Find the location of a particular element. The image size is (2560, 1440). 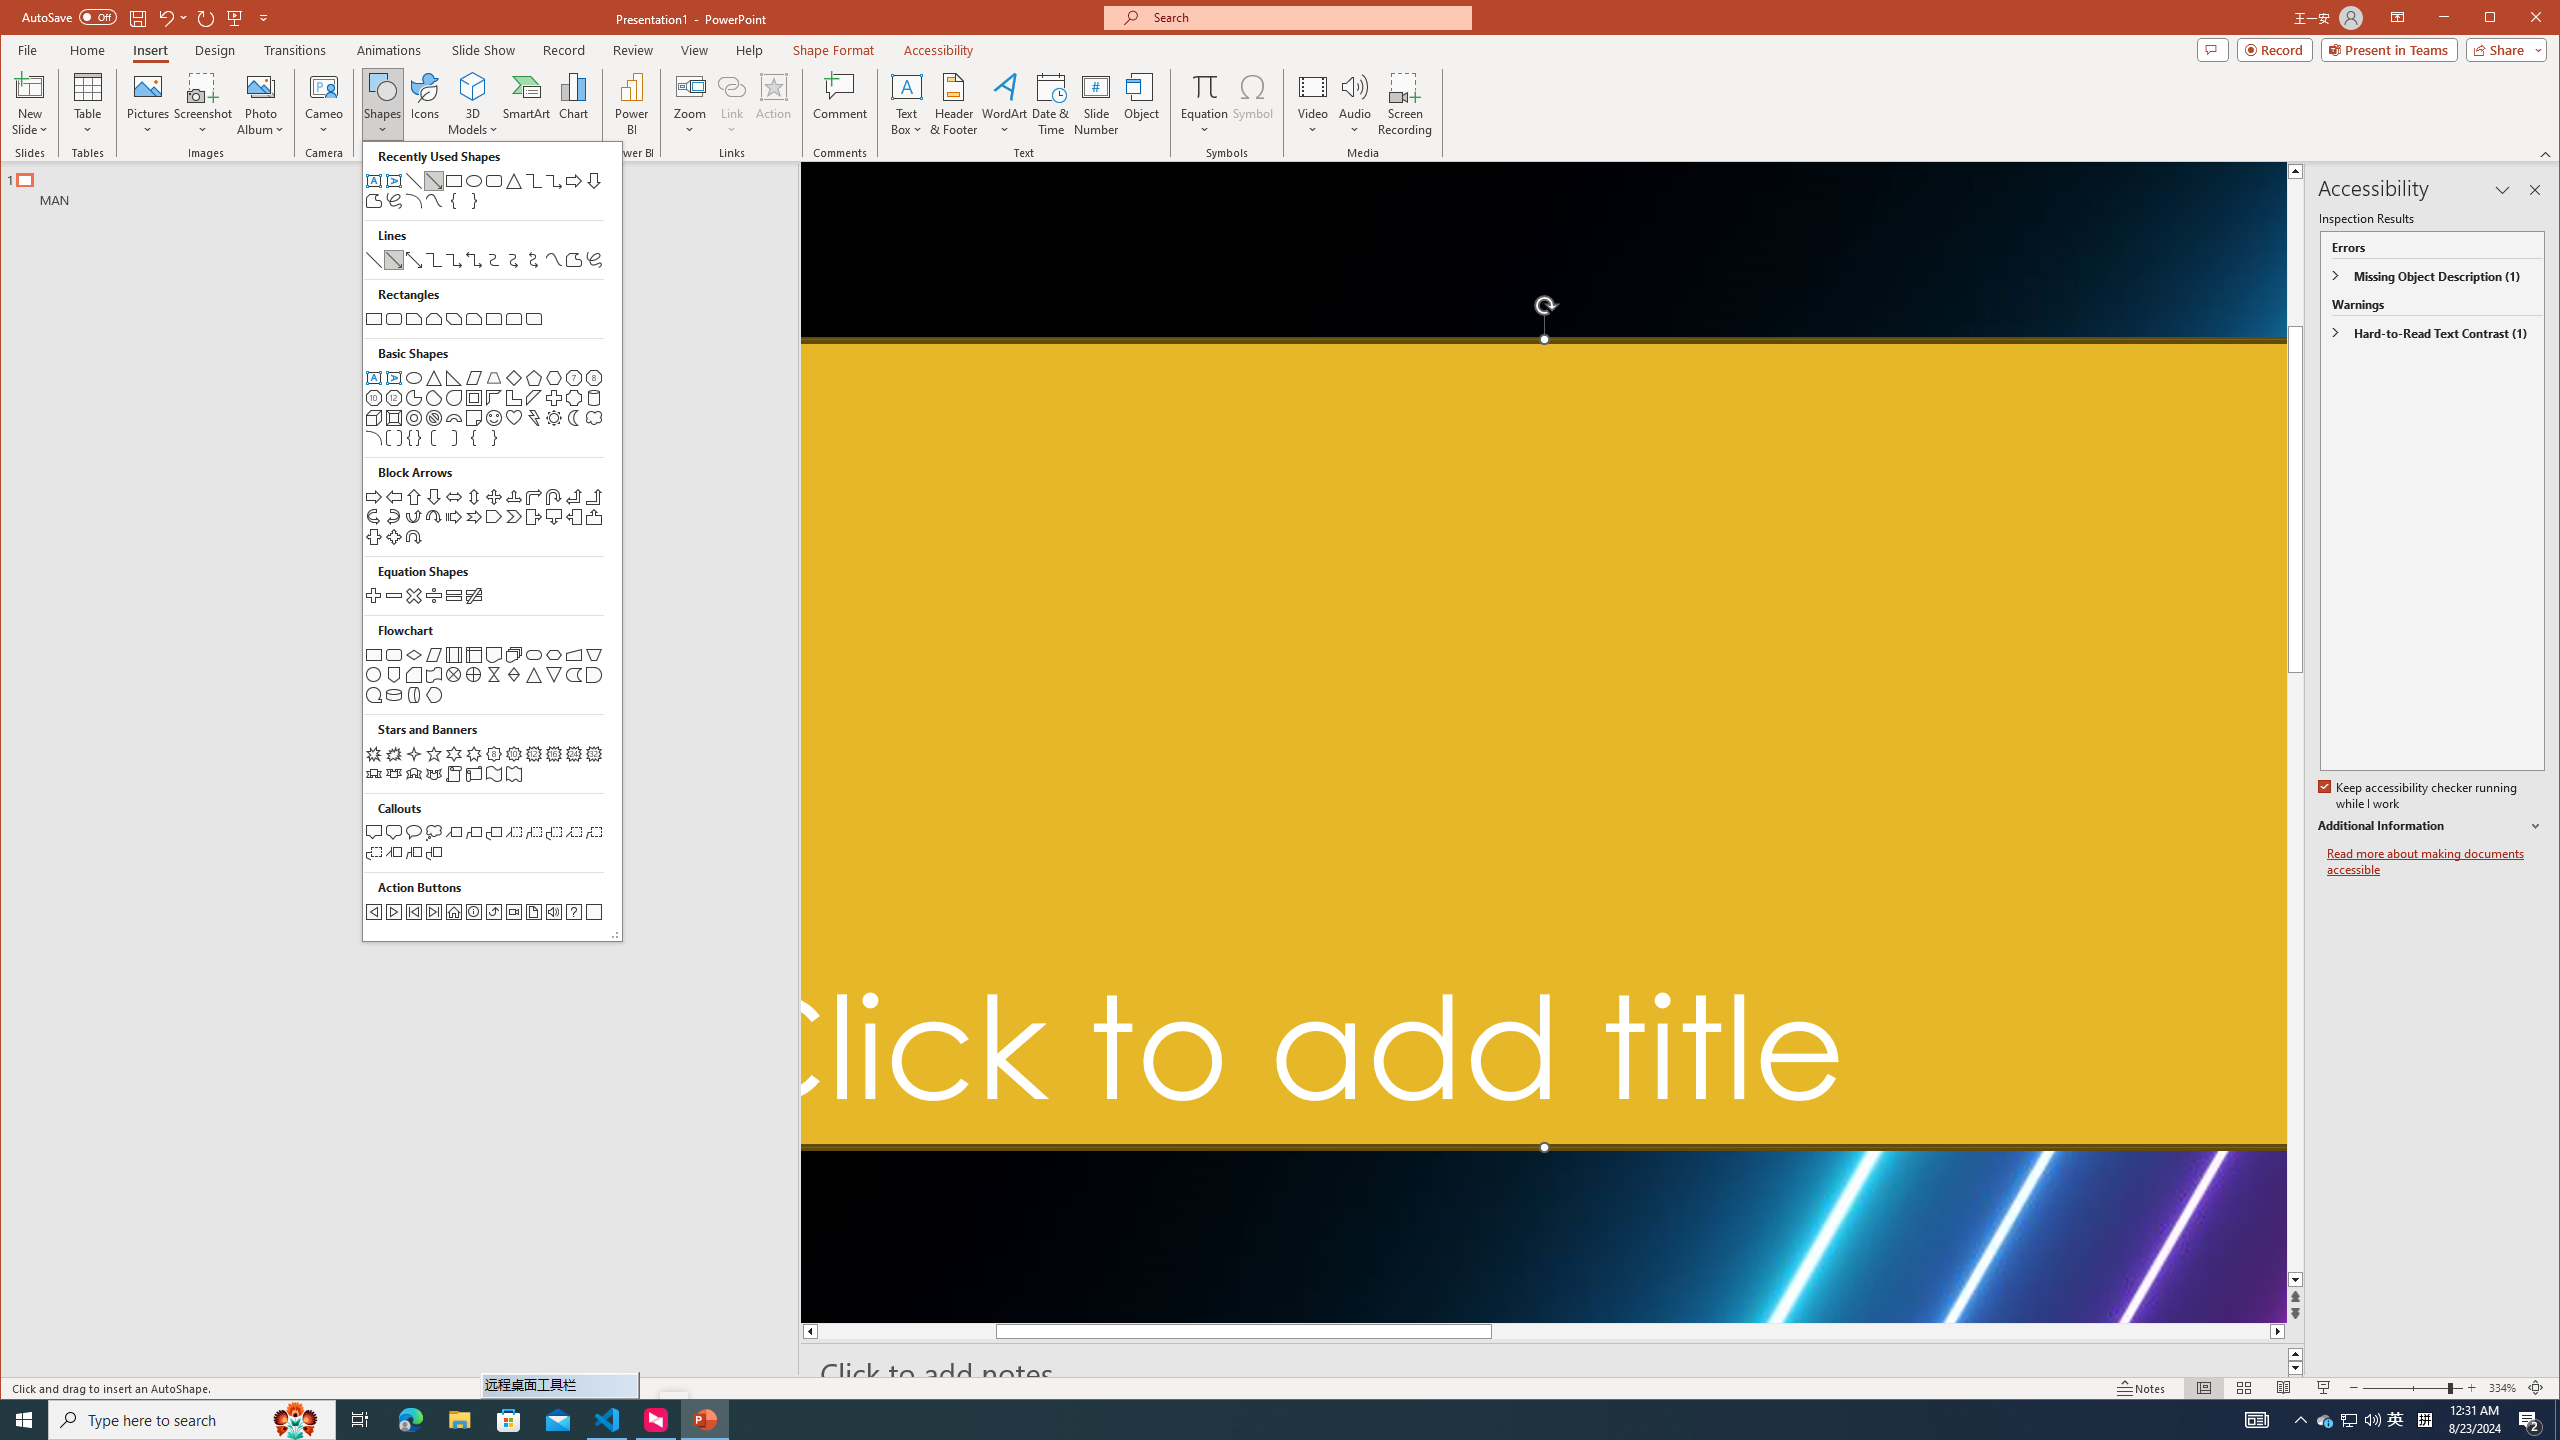

'Power BI' is located at coordinates (631, 103).